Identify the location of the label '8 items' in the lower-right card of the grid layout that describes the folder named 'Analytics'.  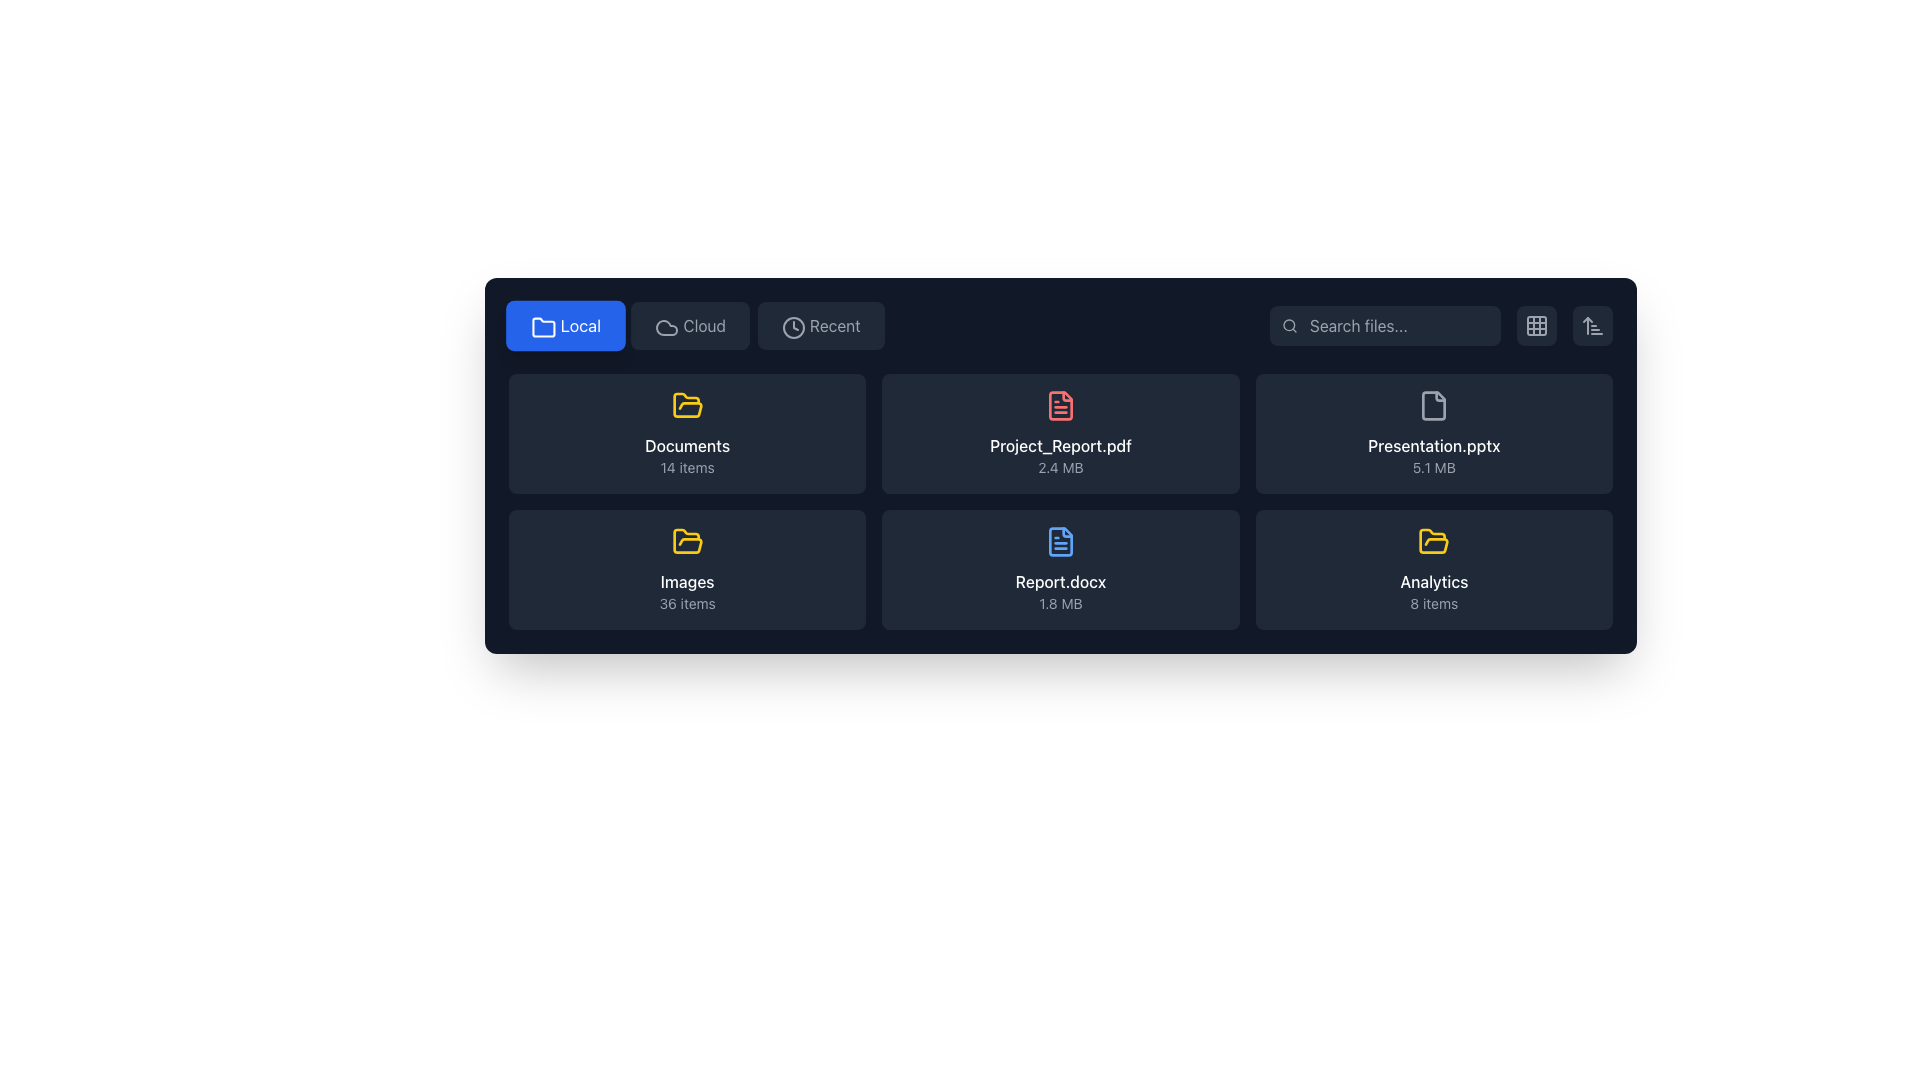
(1433, 590).